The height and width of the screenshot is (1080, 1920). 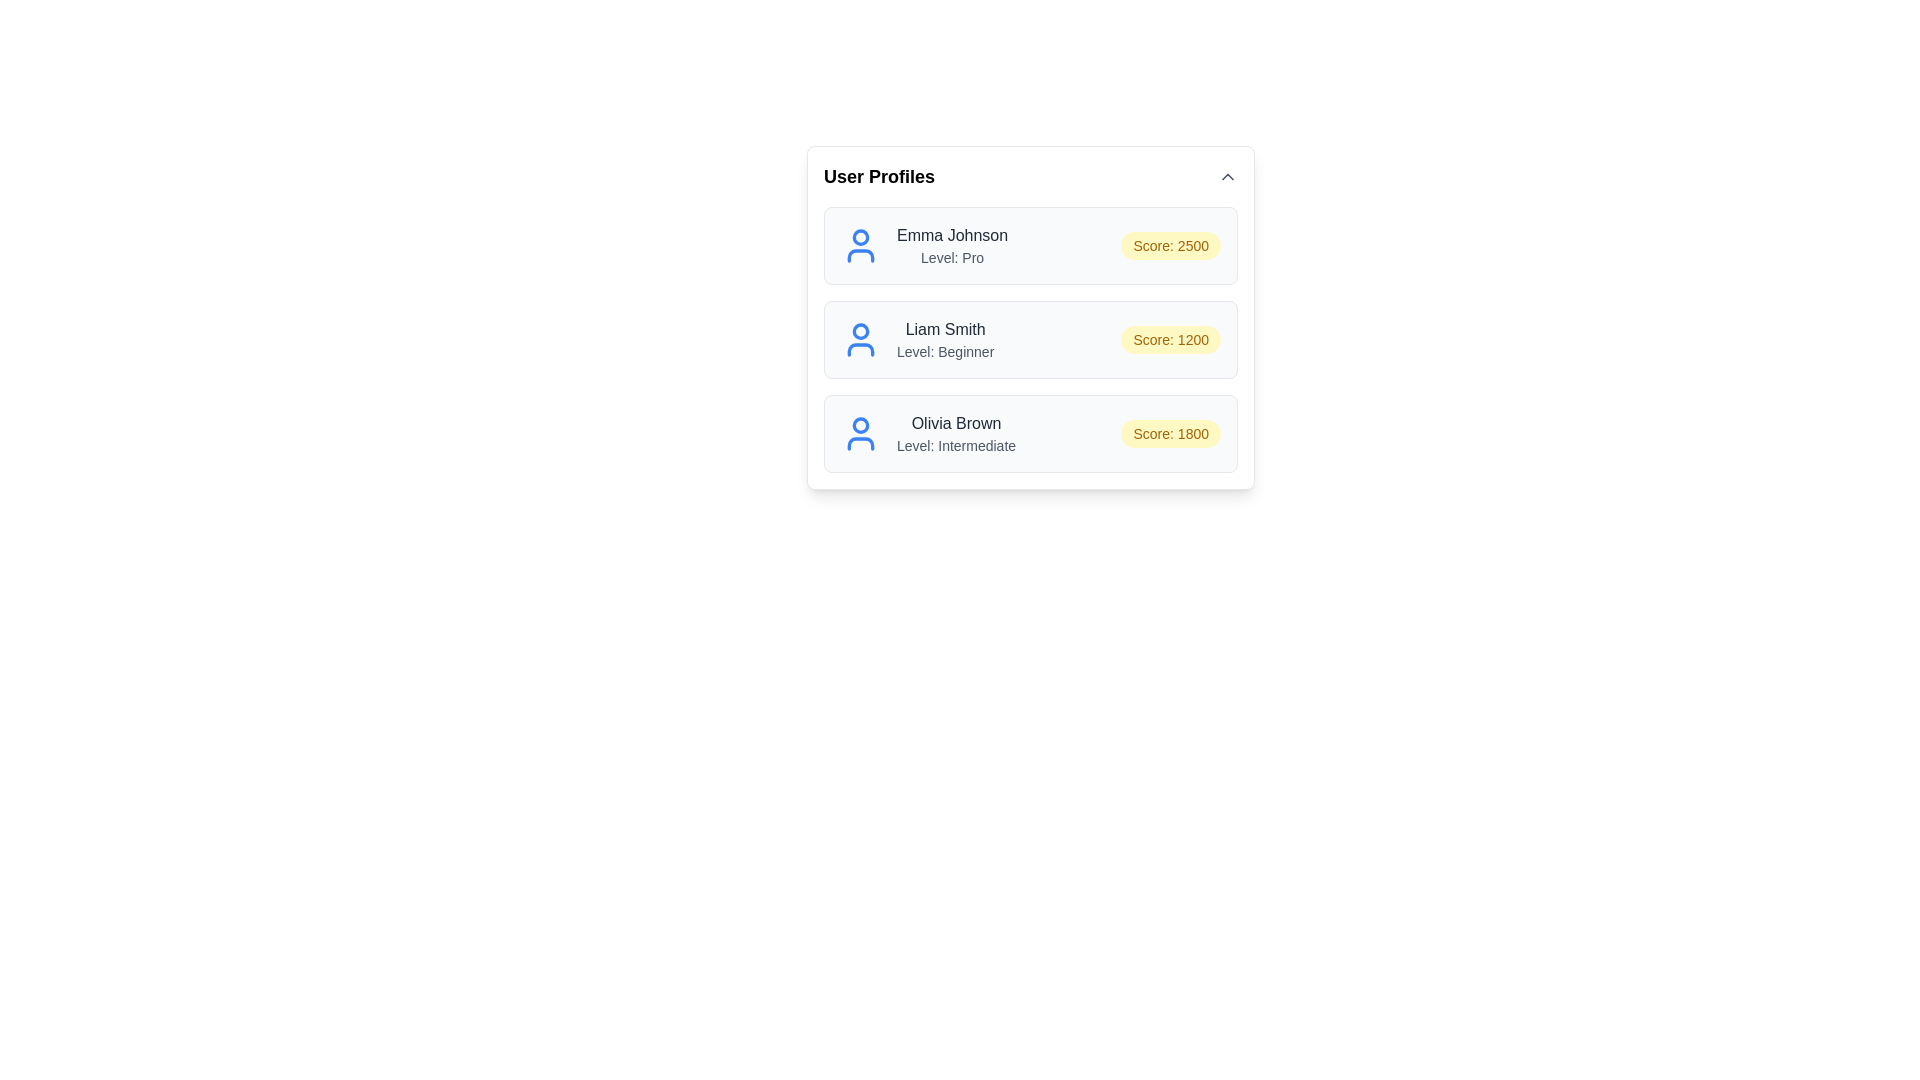 I want to click on the text label that displays the name and proficiency level of the user, which is positioned to the right of the blue profile icon and left of the yellow score field in the user profile list, so click(x=951, y=245).